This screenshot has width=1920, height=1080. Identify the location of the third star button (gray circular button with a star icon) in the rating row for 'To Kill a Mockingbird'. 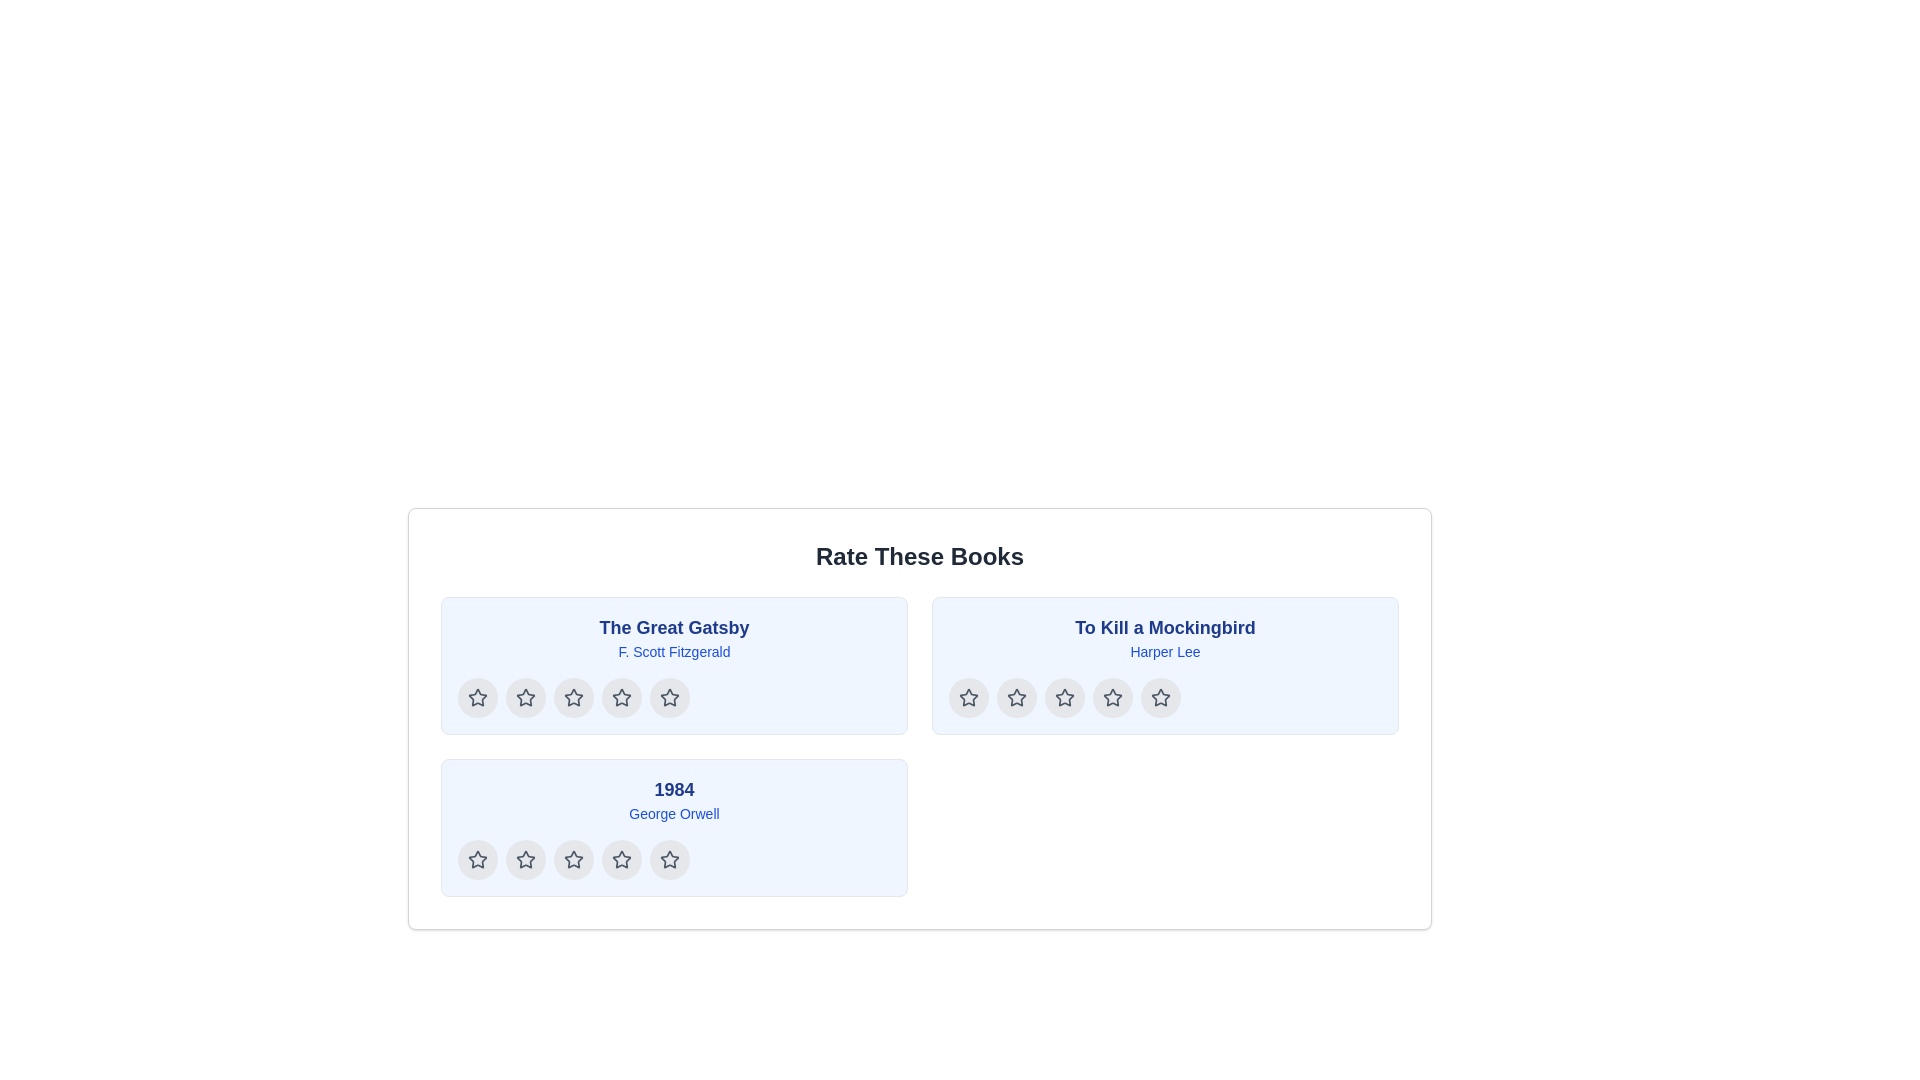
(1064, 697).